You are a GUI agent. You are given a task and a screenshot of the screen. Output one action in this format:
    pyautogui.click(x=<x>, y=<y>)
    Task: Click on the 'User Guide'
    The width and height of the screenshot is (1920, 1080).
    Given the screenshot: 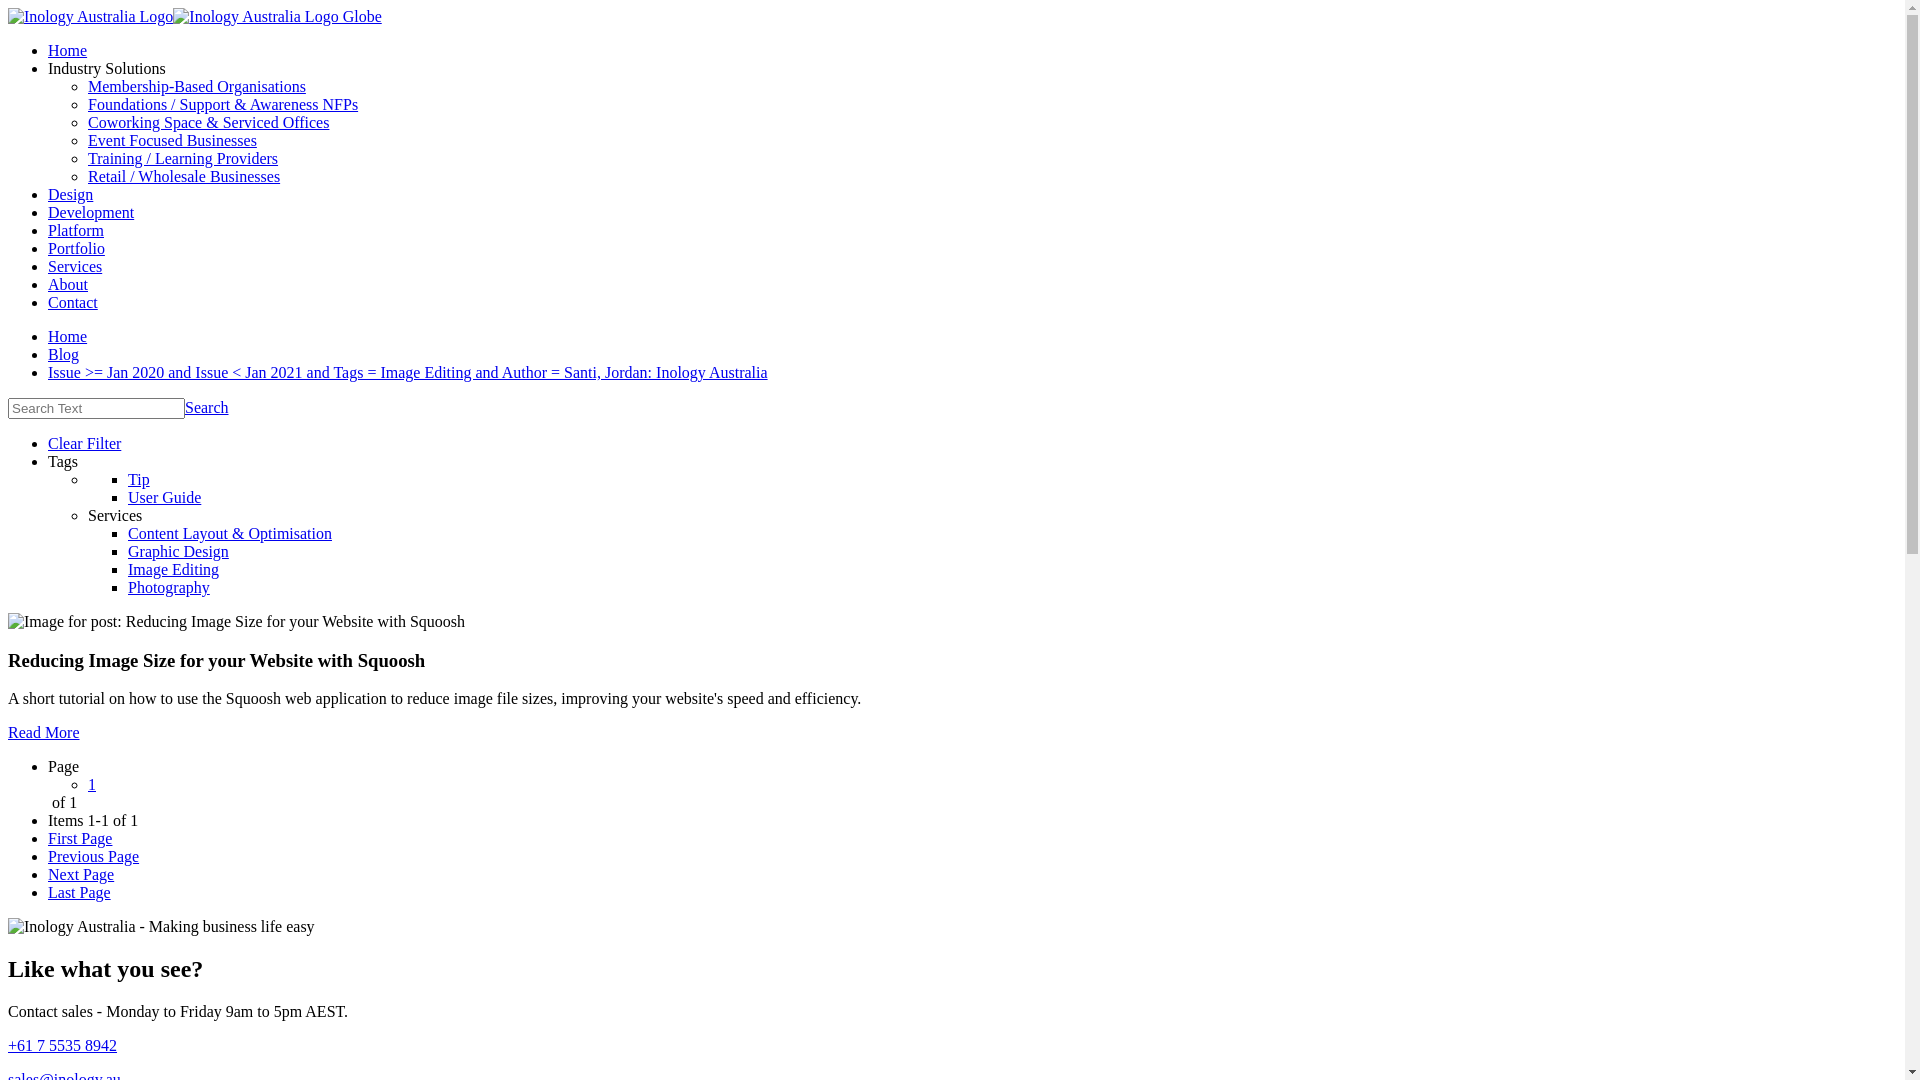 What is the action you would take?
    pyautogui.click(x=164, y=496)
    